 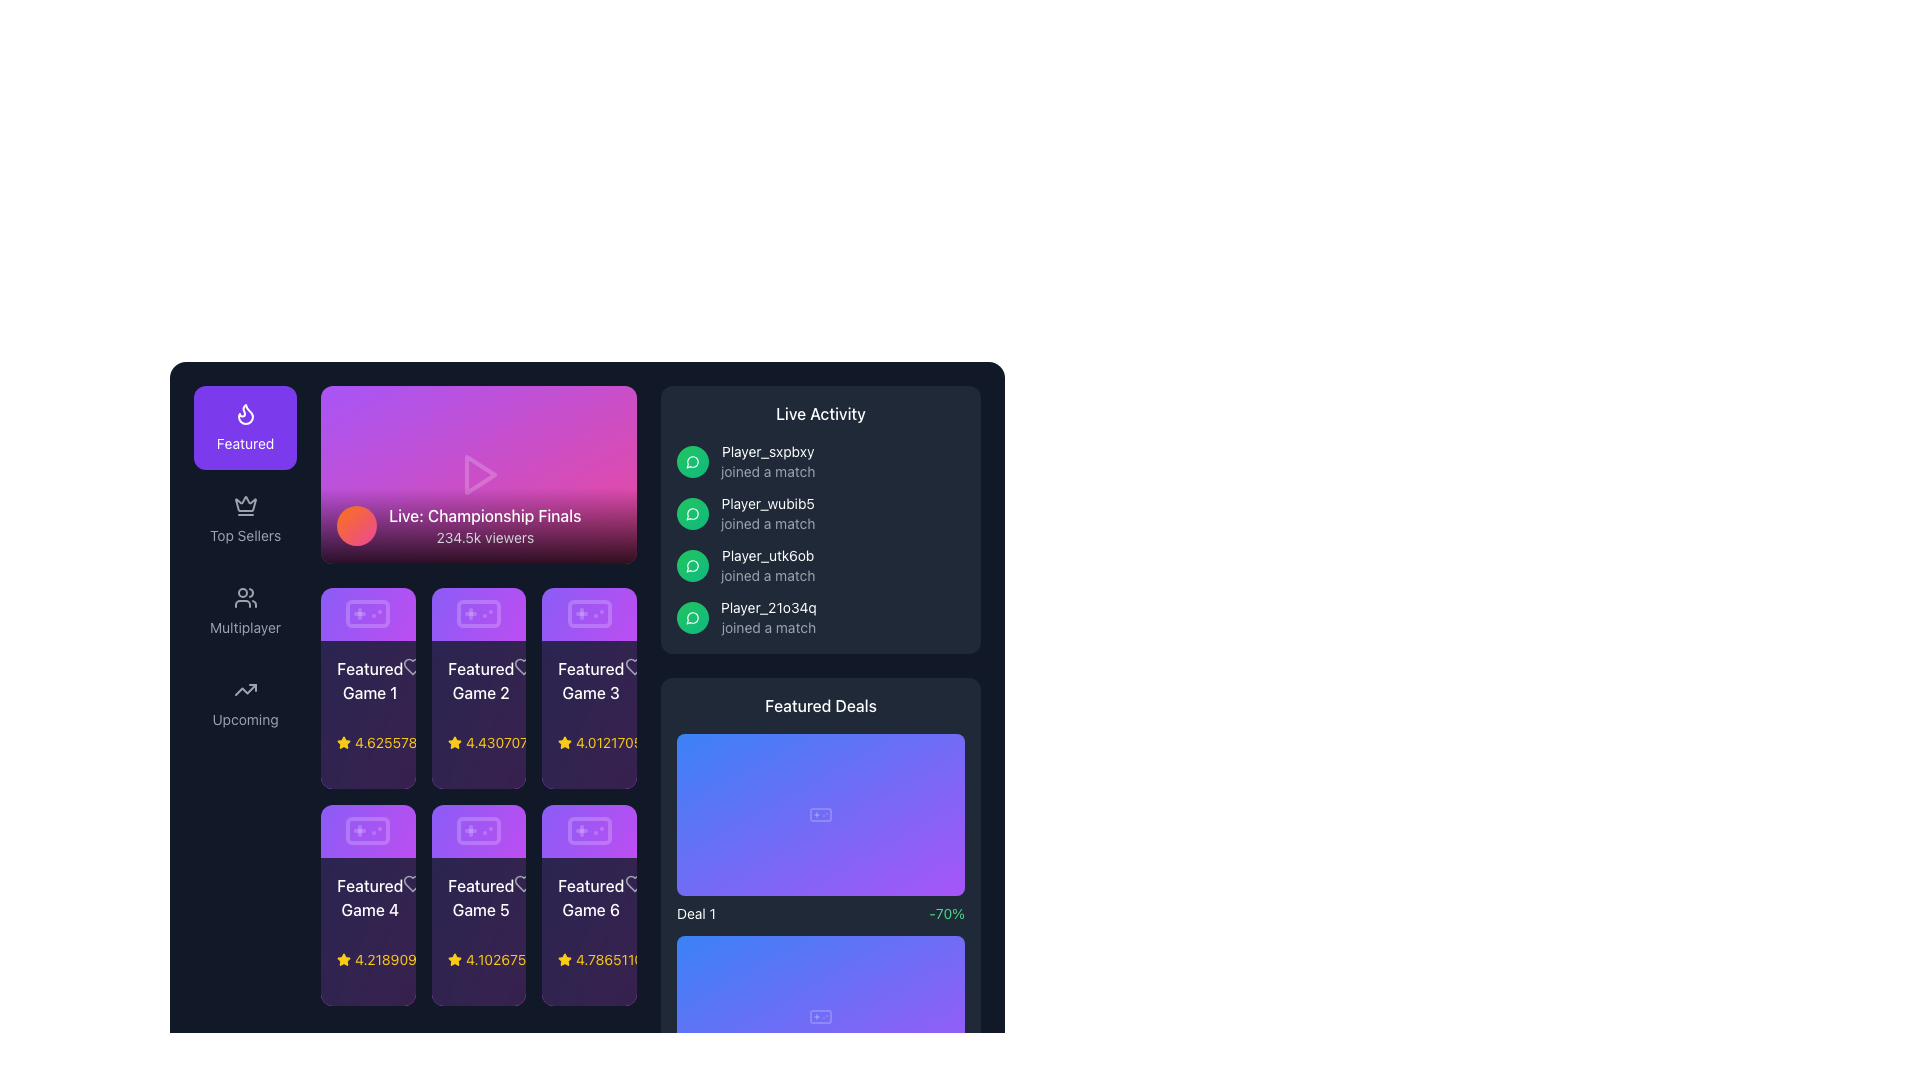 What do you see at coordinates (767, 607) in the screenshot?
I see `the text 'Player_21o34q joined a match'` at bounding box center [767, 607].